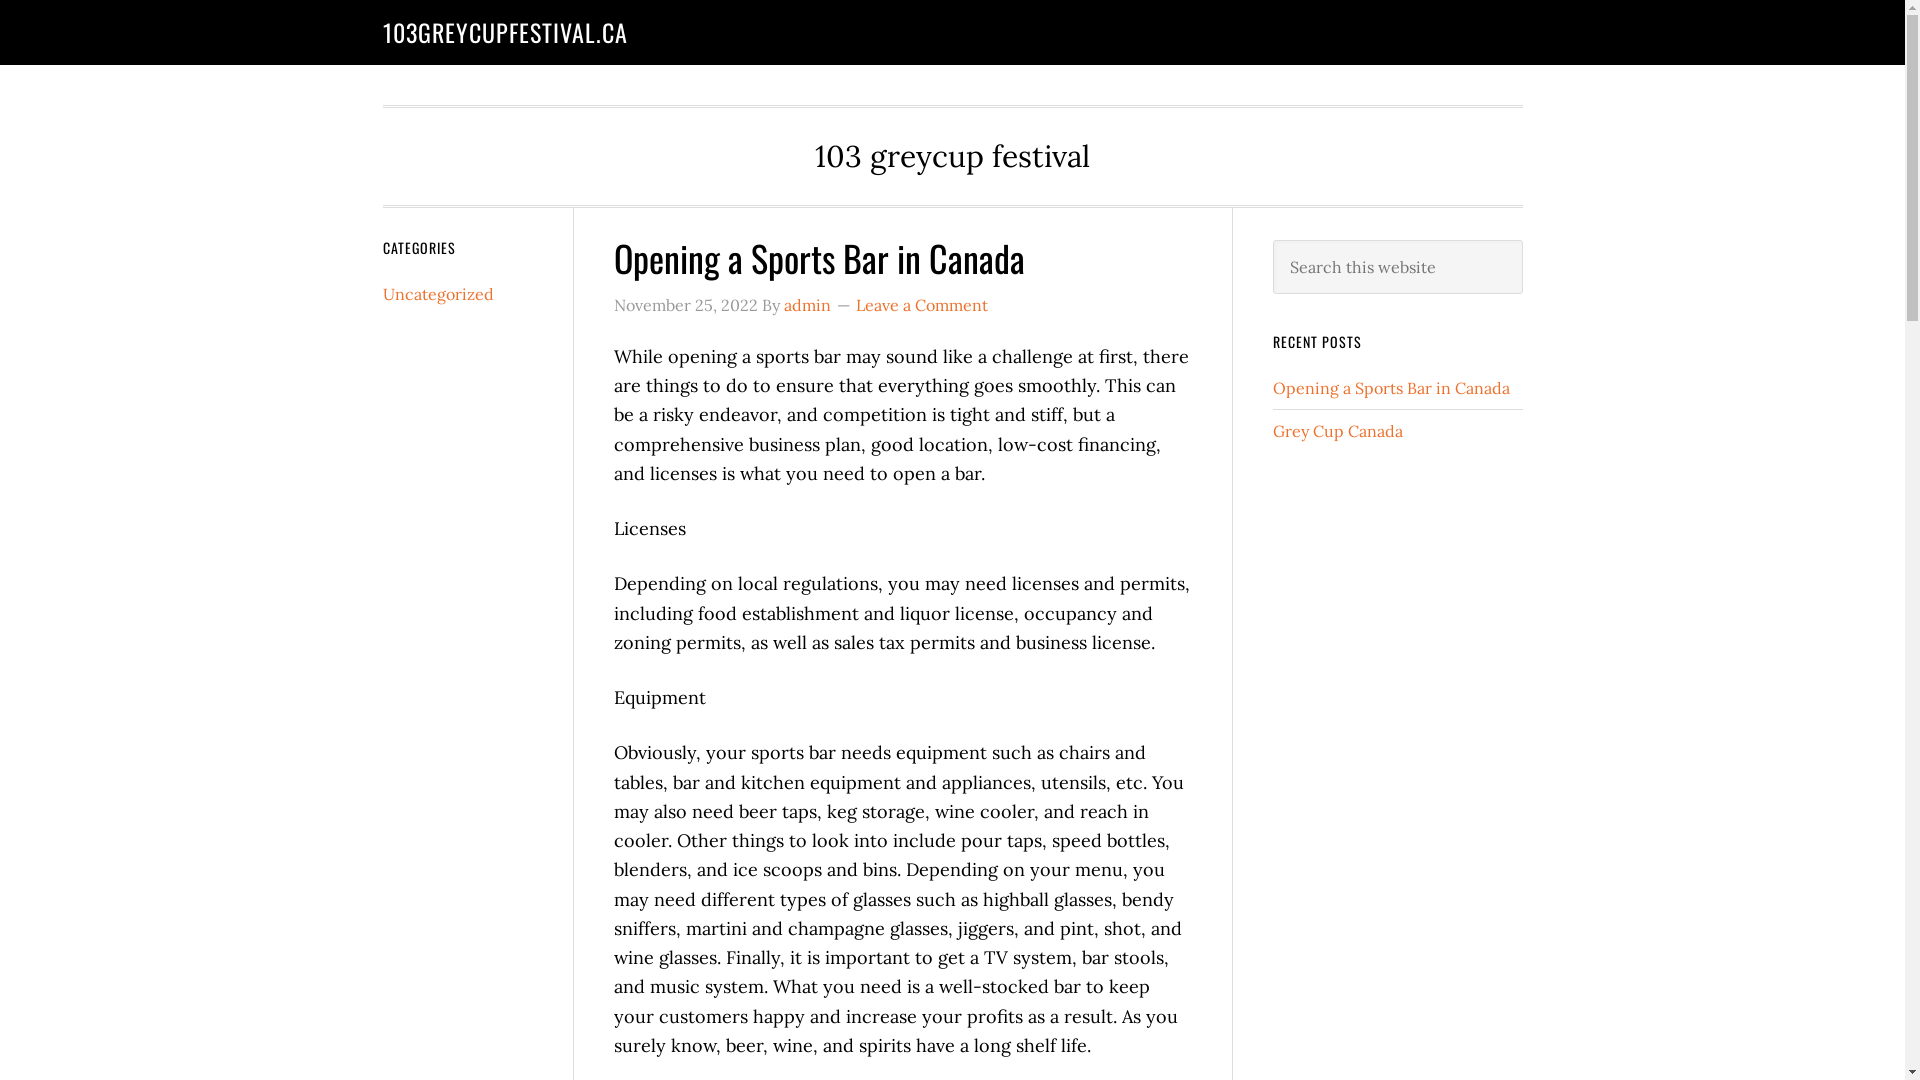  What do you see at coordinates (382, 293) in the screenshot?
I see `'Uncategorized'` at bounding box center [382, 293].